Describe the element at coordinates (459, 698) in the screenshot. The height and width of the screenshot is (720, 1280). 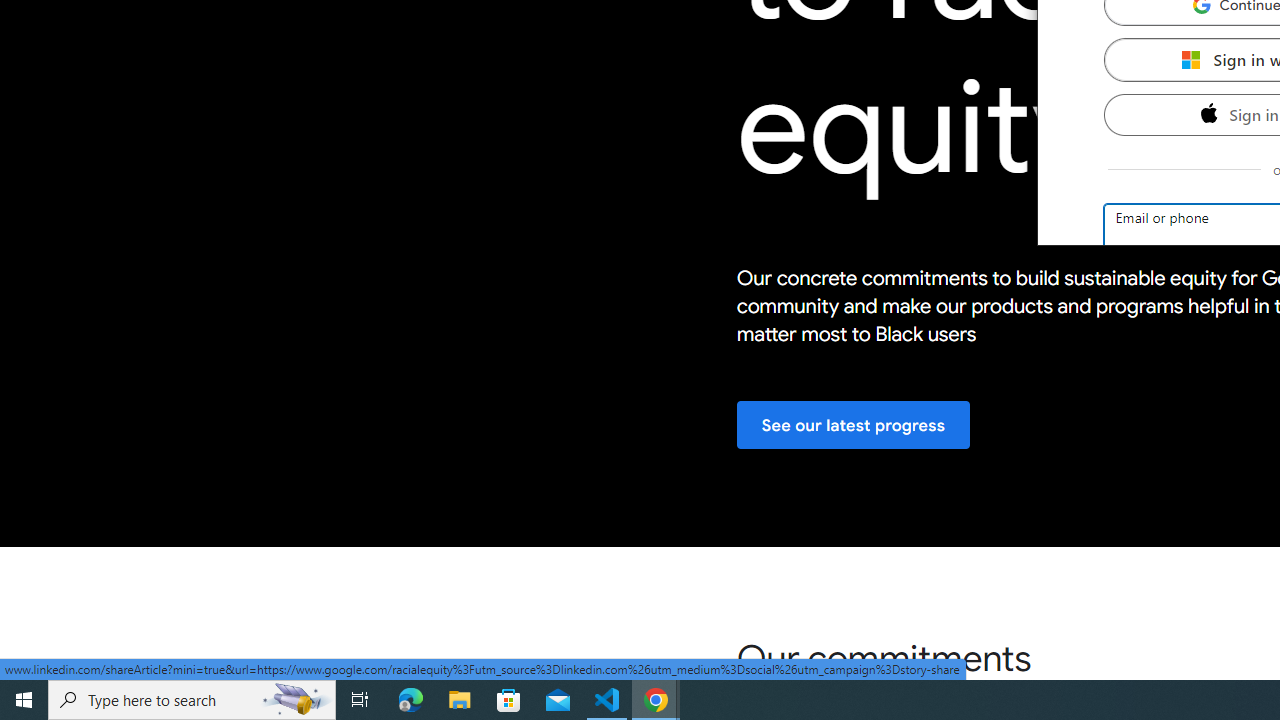
I see `'File Explorer'` at that location.